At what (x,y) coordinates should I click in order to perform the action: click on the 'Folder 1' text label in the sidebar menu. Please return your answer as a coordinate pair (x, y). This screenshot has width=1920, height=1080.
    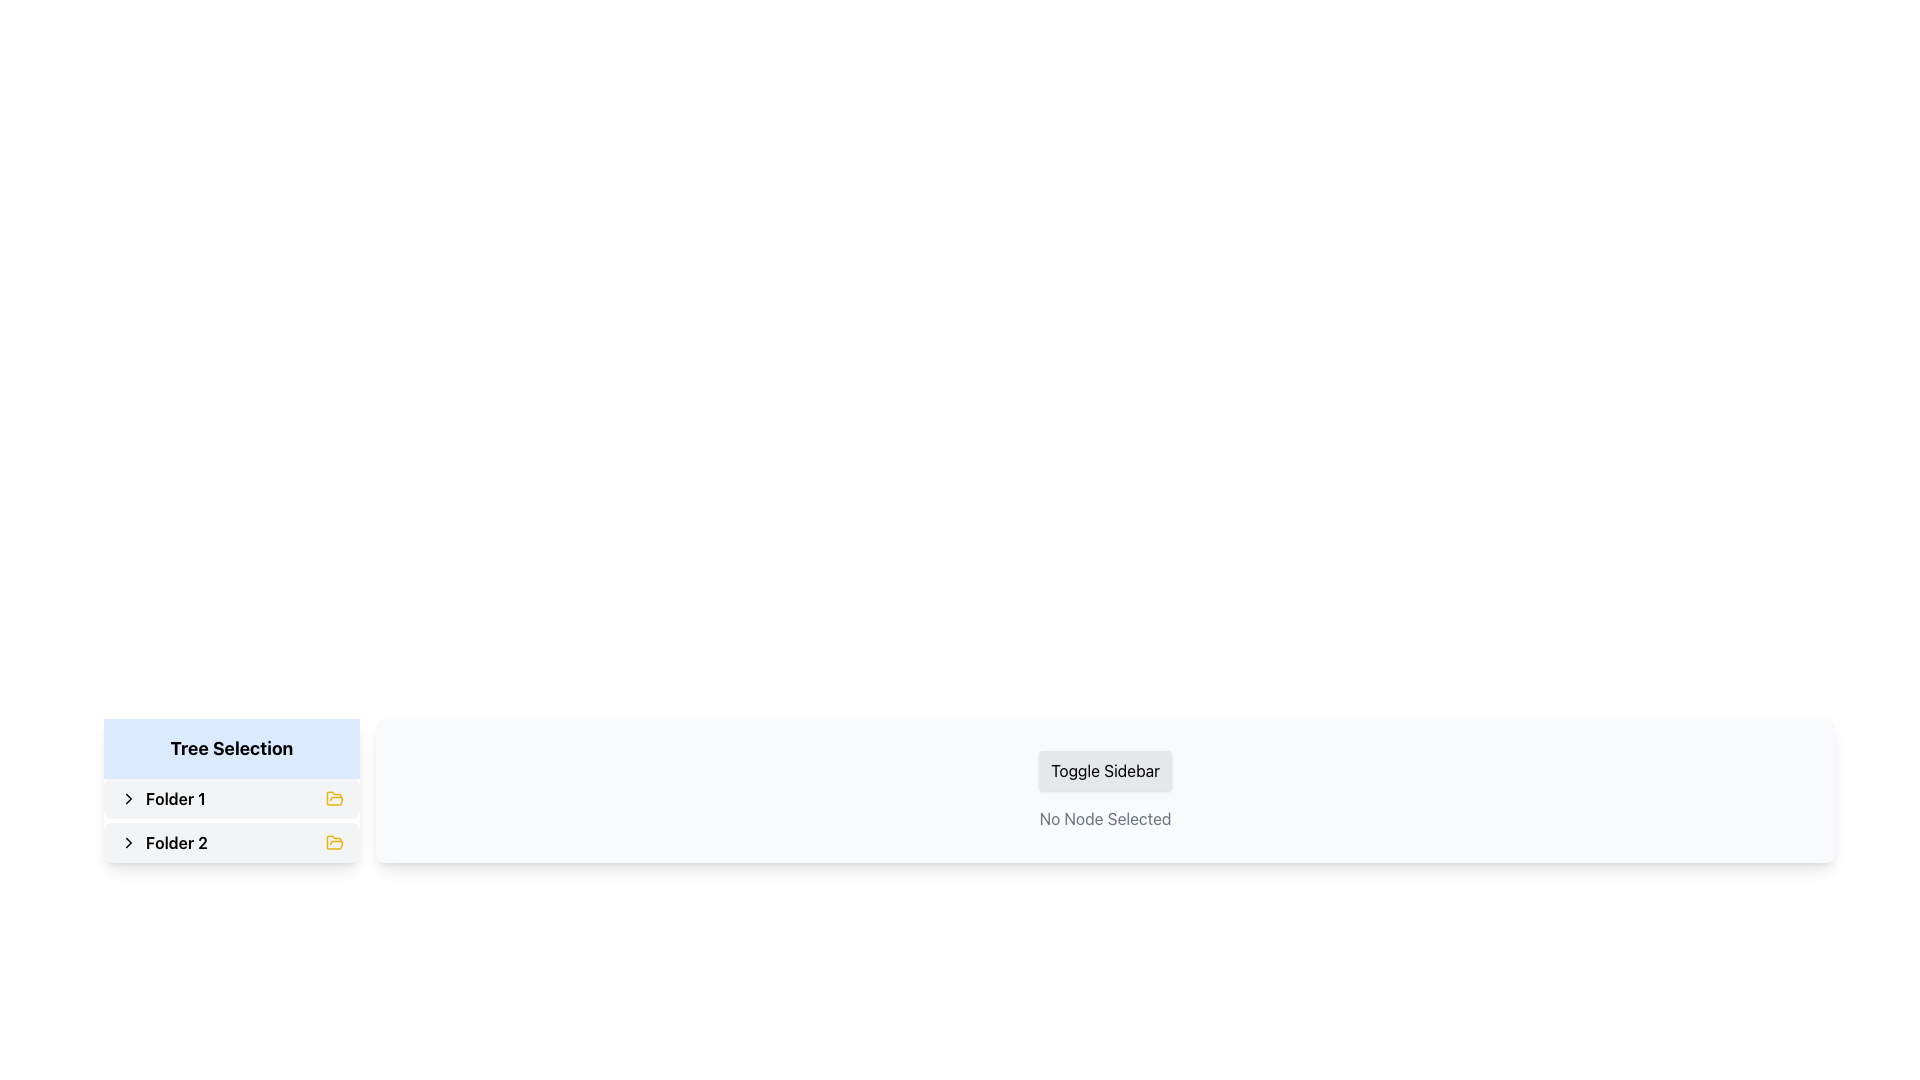
    Looking at the image, I should click on (162, 797).